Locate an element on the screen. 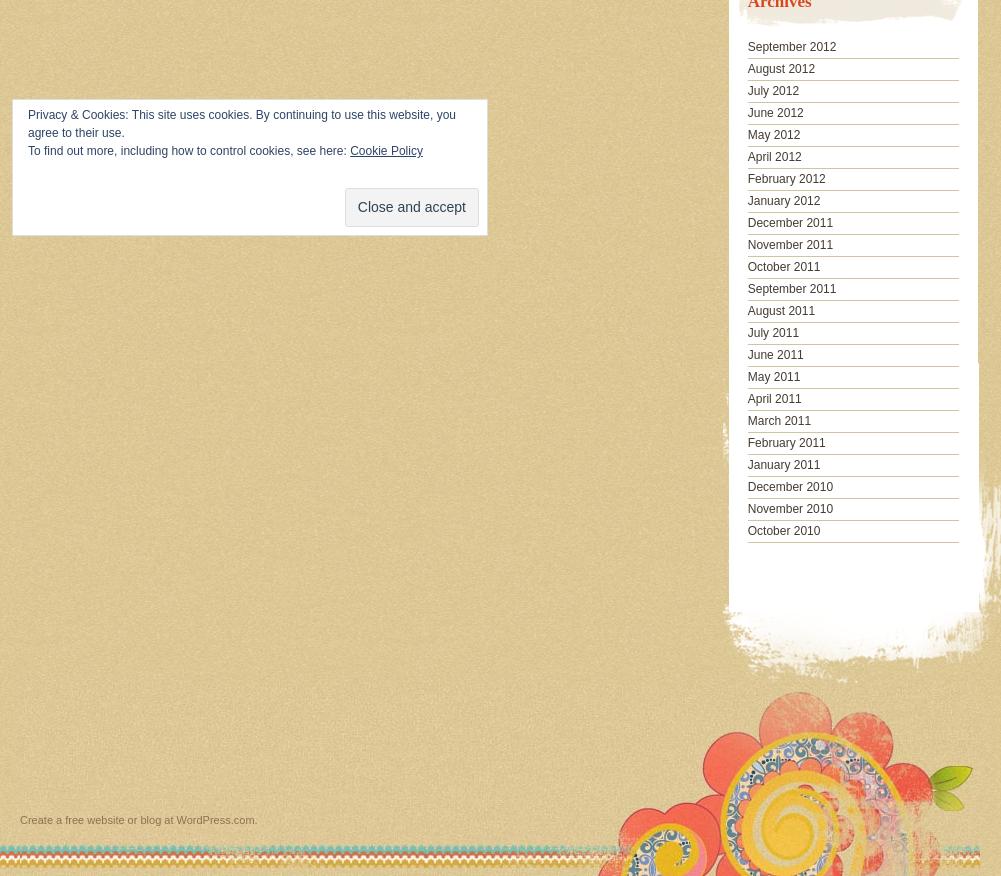 The image size is (1001, 876). 'Privacy & Cookies: This site uses cookies. By continuing to use this website, you agree to their use.' is located at coordinates (240, 123).